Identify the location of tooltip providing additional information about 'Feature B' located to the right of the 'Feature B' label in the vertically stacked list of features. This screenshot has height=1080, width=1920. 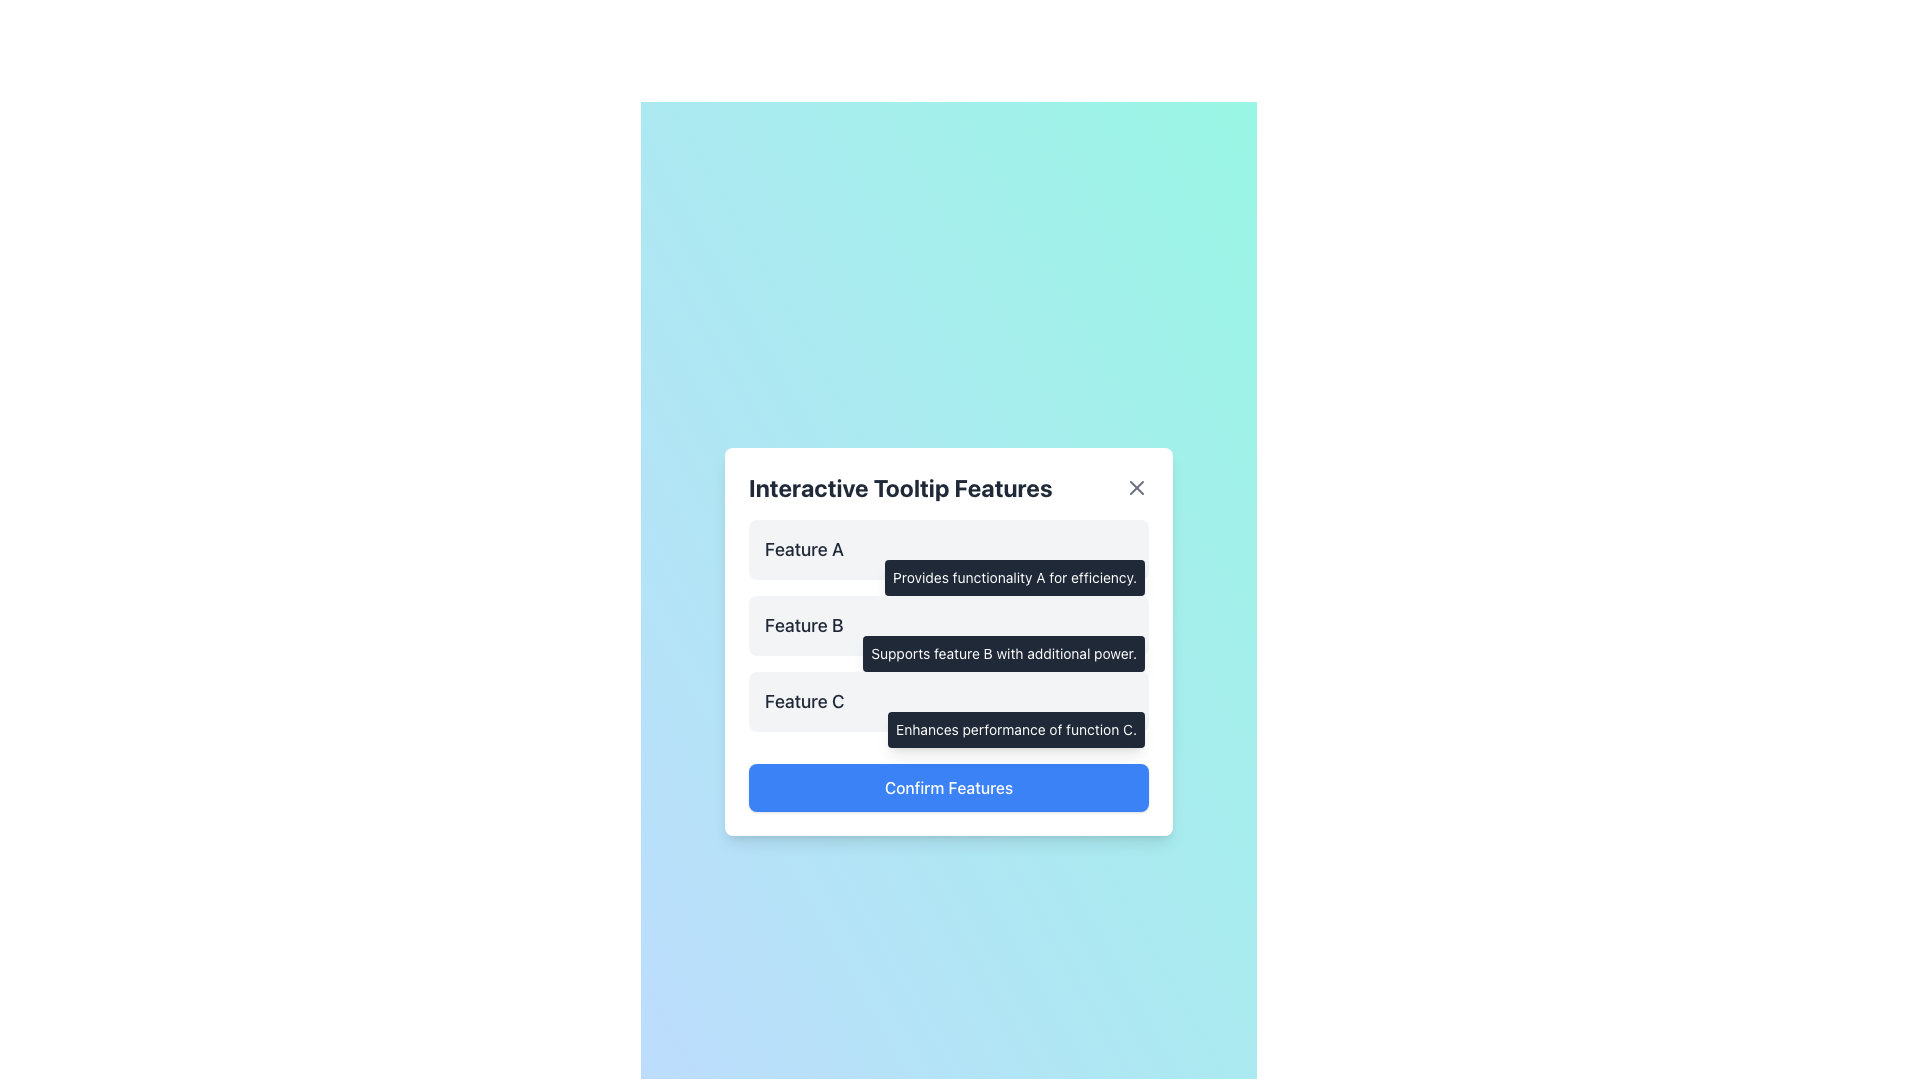
(1004, 654).